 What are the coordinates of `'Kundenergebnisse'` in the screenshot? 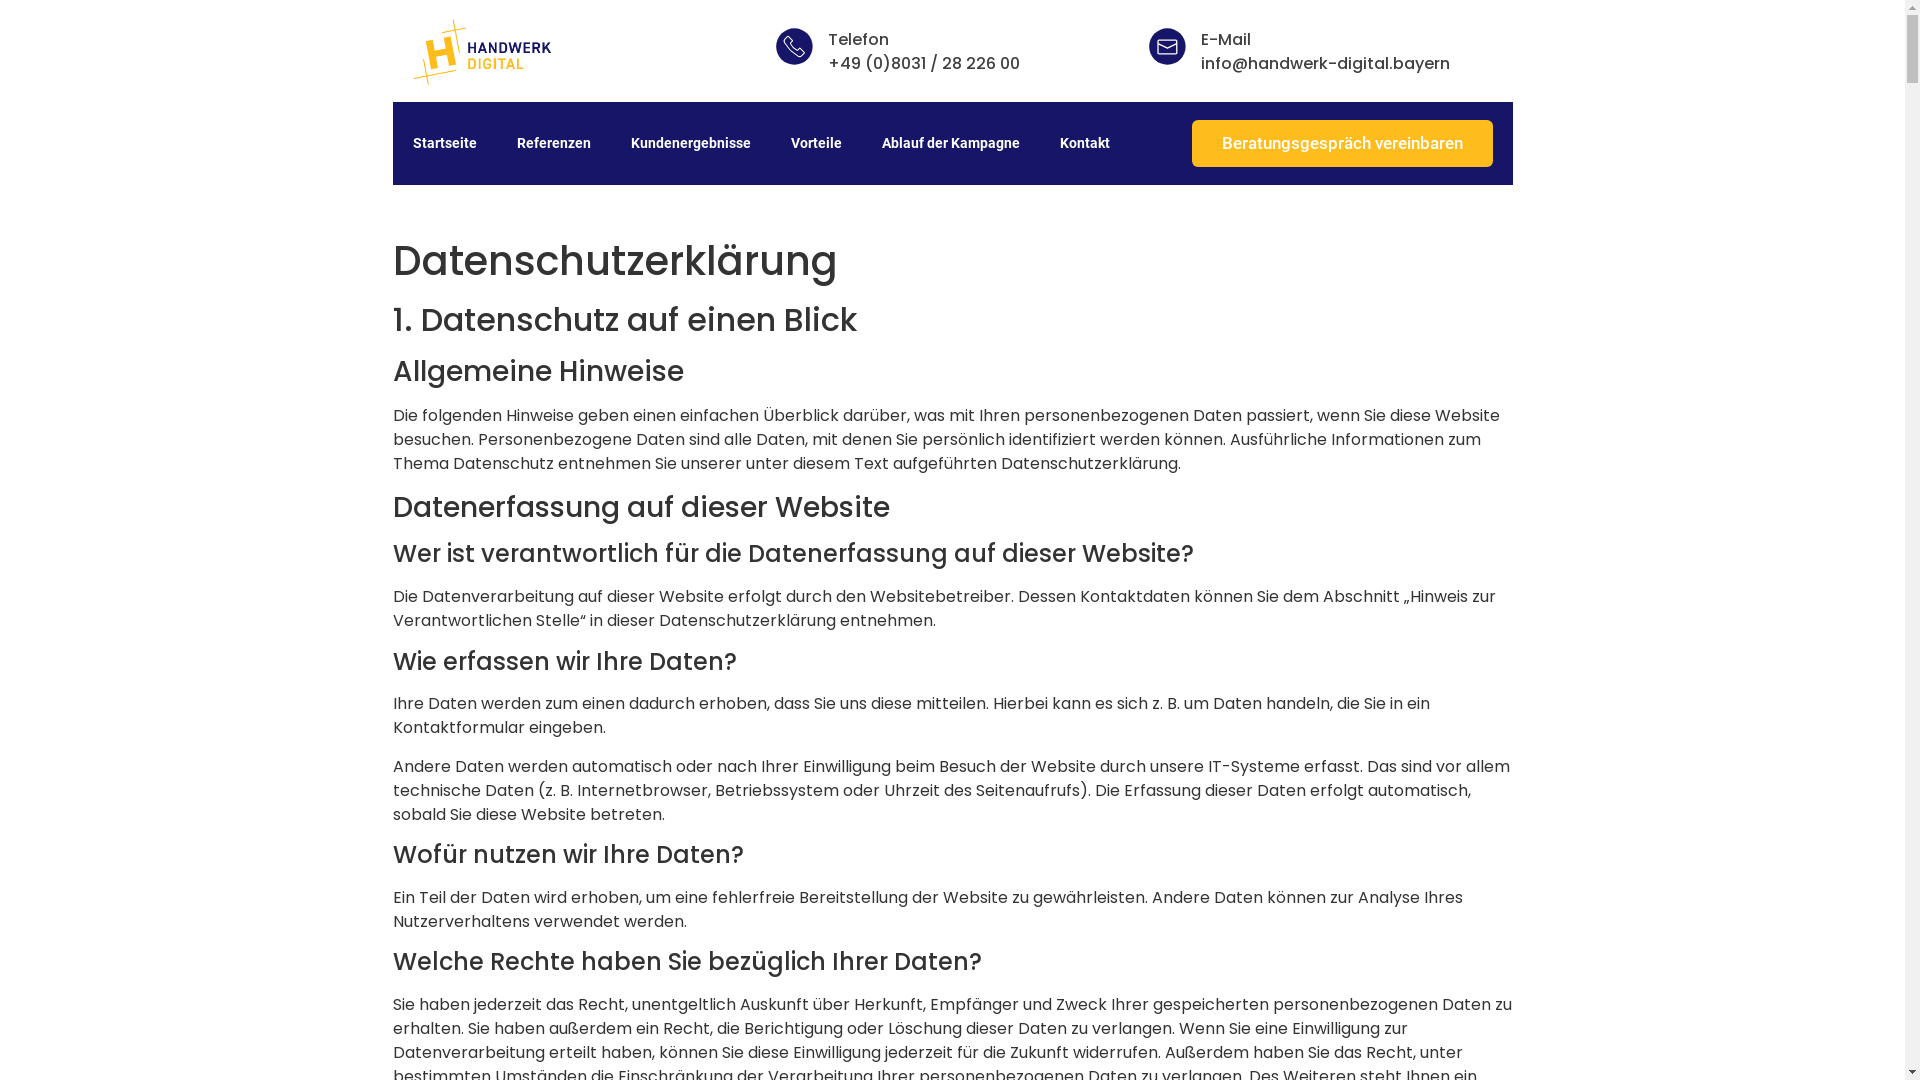 It's located at (690, 141).